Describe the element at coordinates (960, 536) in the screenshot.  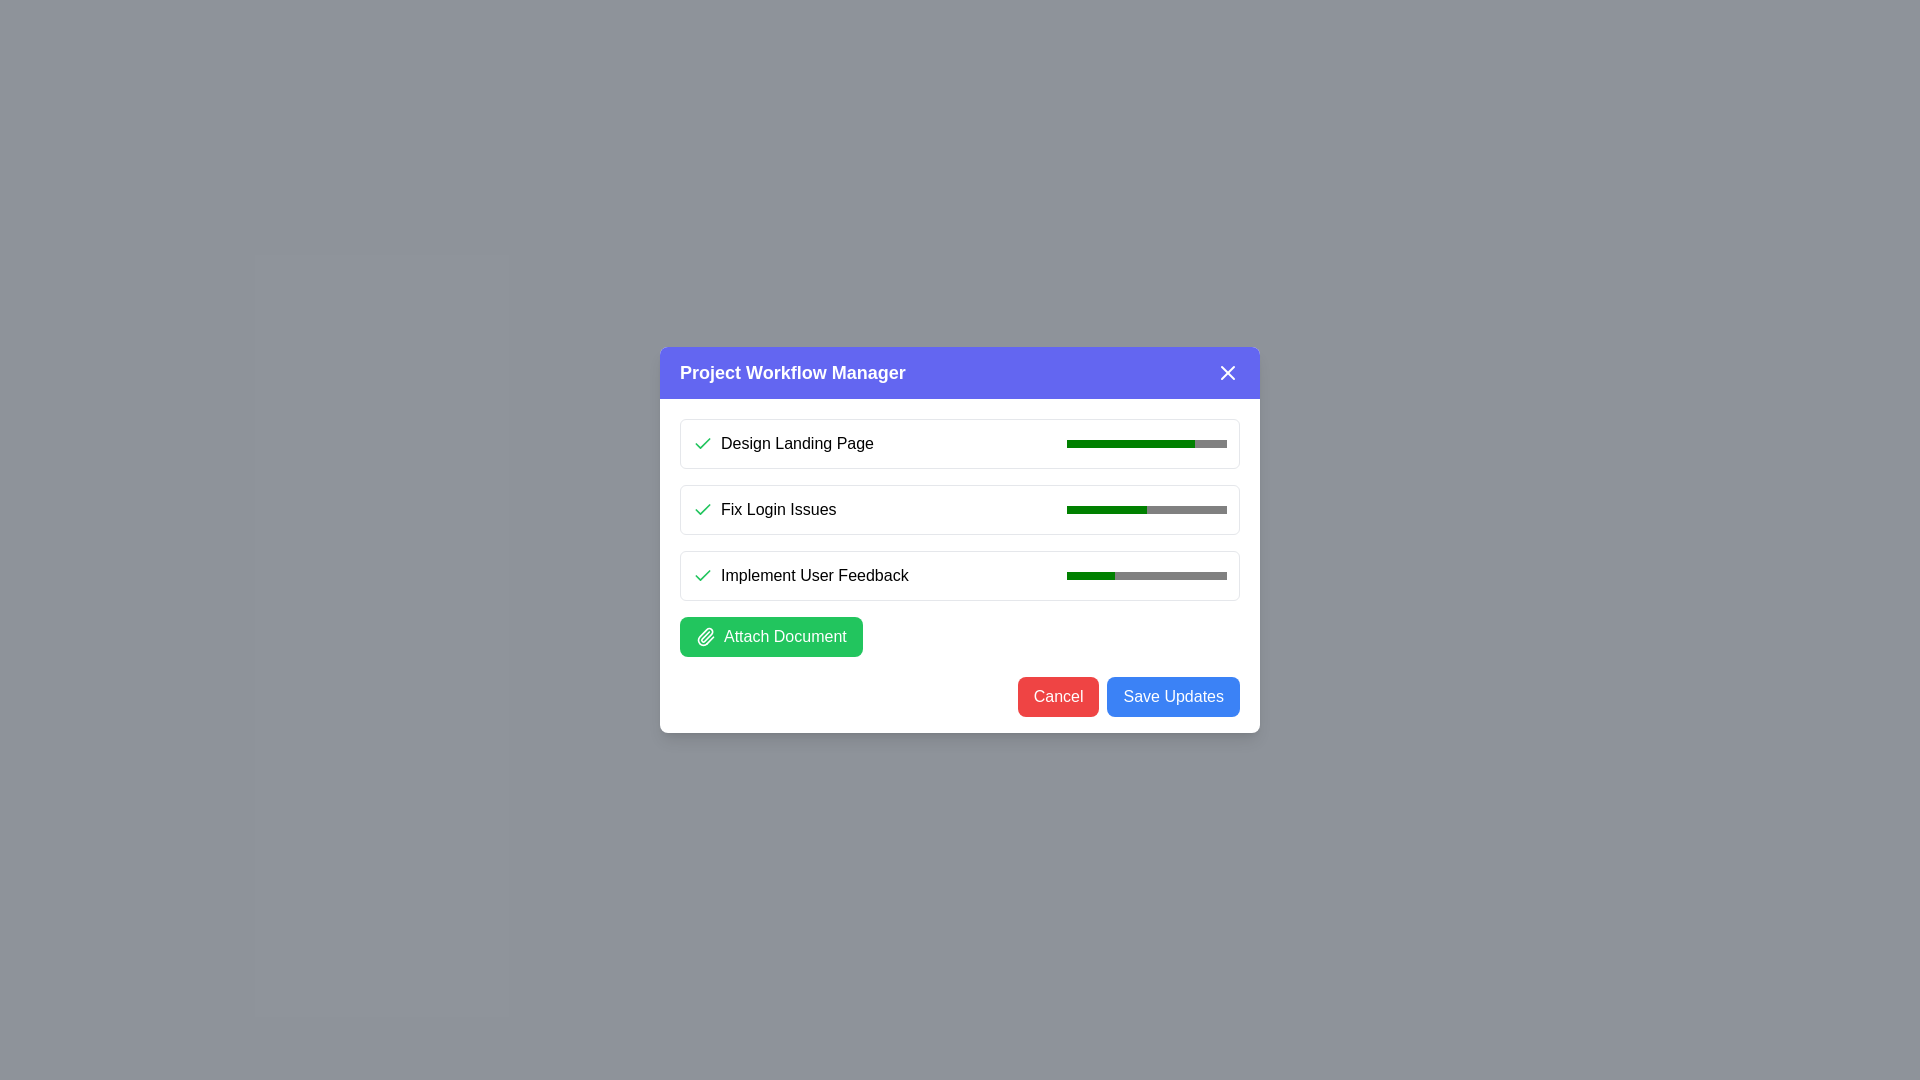
I see `individual tasks within the task dashboard located in the modal titled 'Project Workflow Manager'` at that location.